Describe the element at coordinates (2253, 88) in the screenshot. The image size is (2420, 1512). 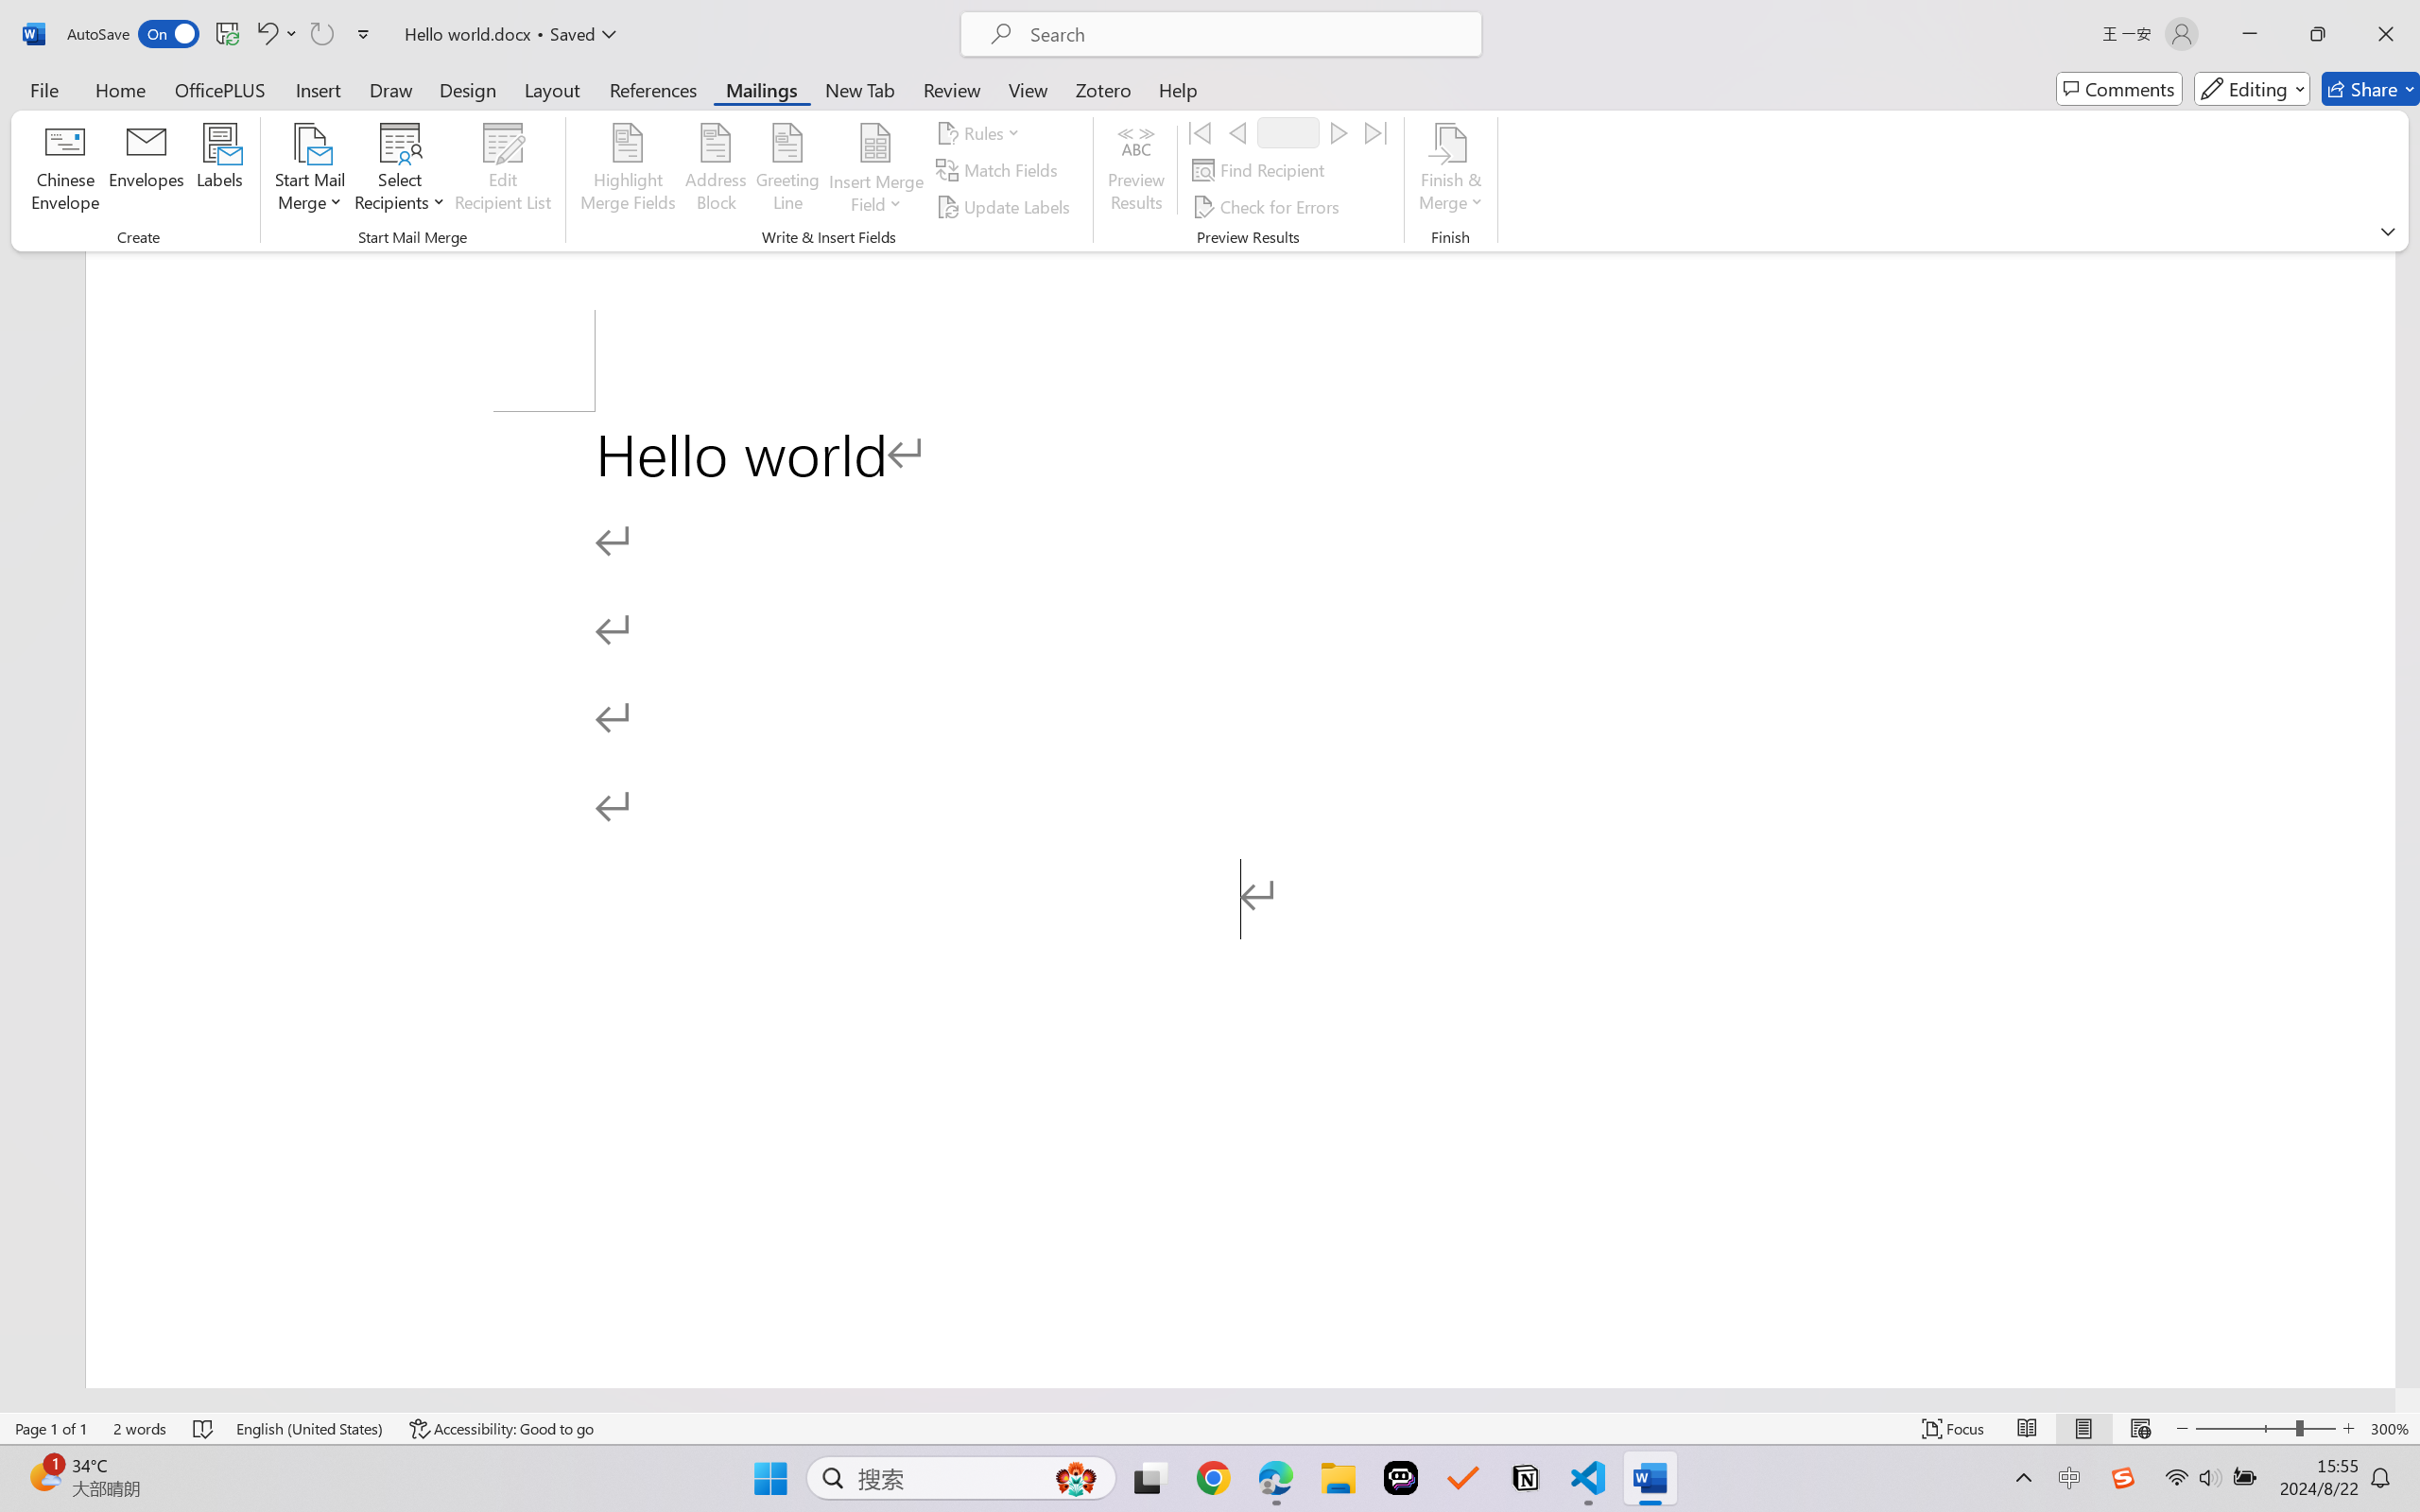
I see `'Editing'` at that location.